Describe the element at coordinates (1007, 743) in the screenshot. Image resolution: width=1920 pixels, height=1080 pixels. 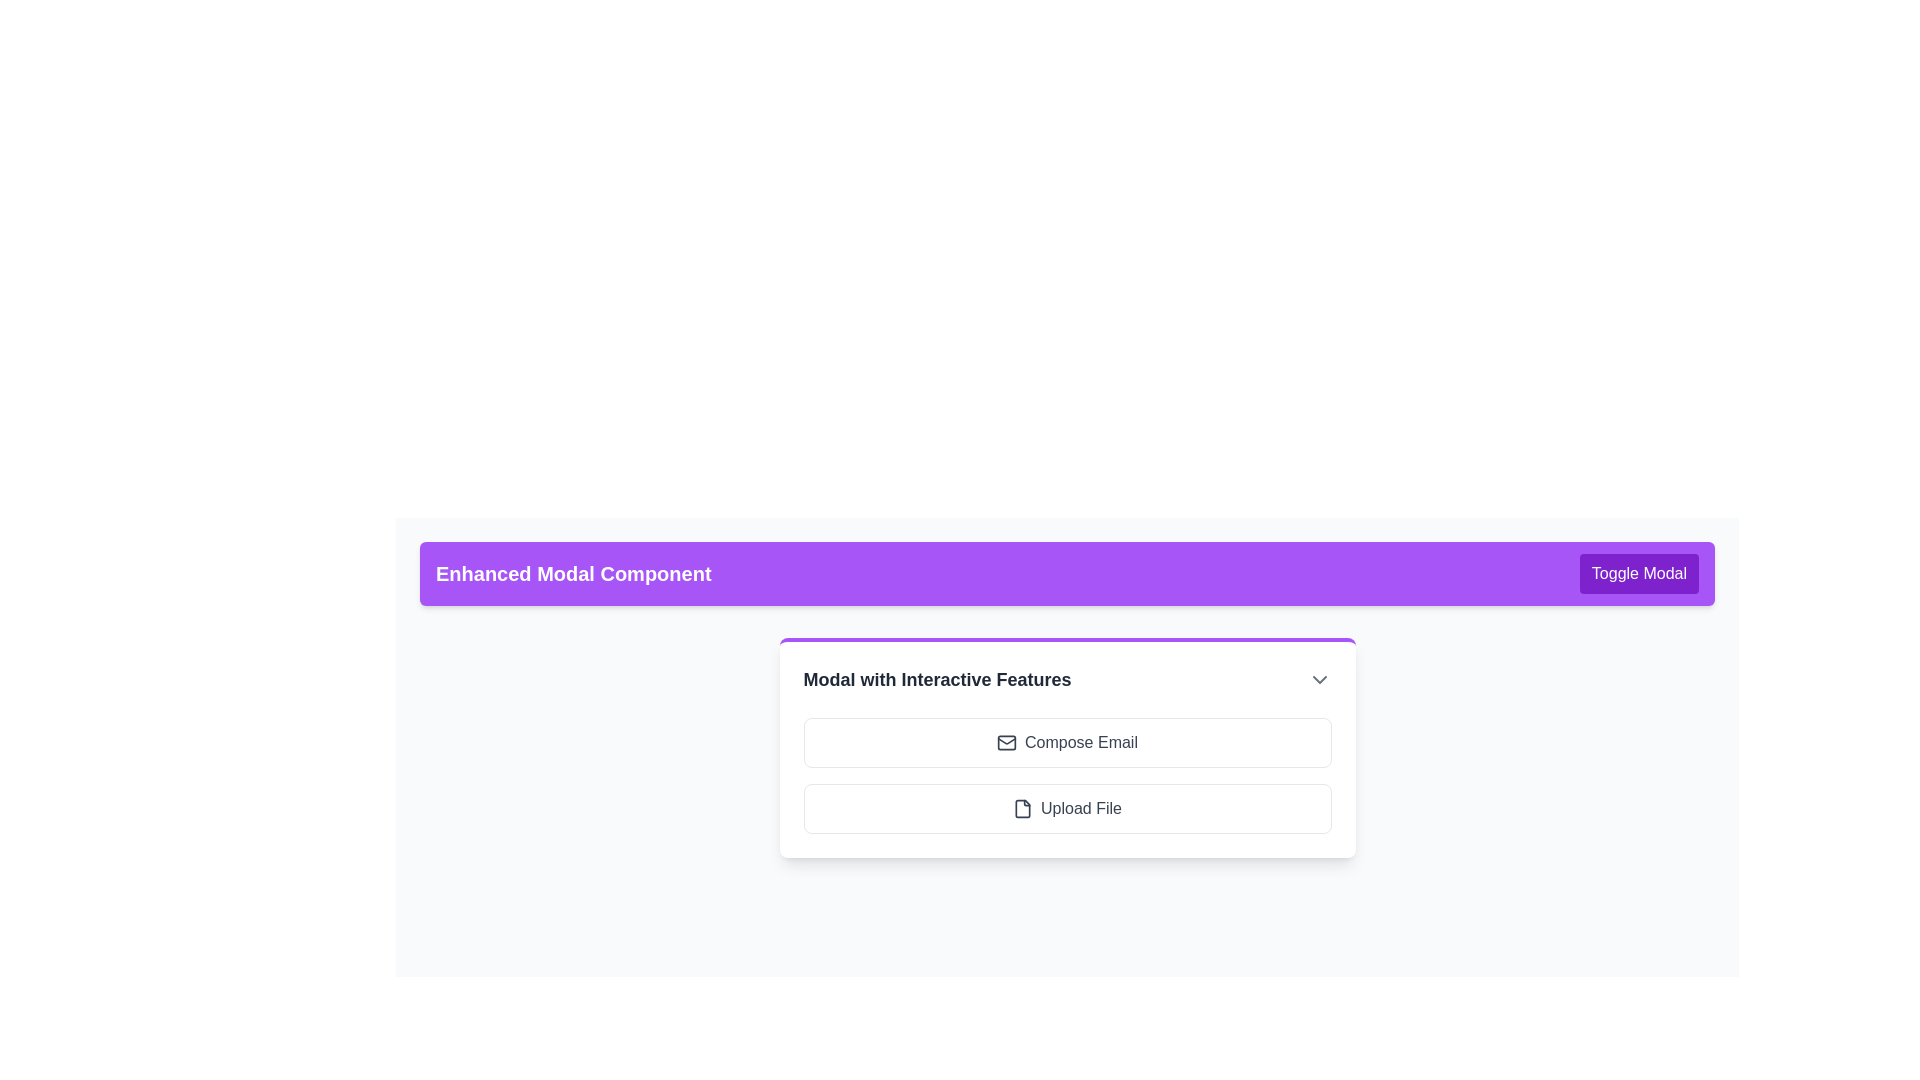
I see `the first icon in the 'Compose Email' row within the 'Modal with Interactive Features', which serves as a visual indicator for composing or sending email messages` at that location.